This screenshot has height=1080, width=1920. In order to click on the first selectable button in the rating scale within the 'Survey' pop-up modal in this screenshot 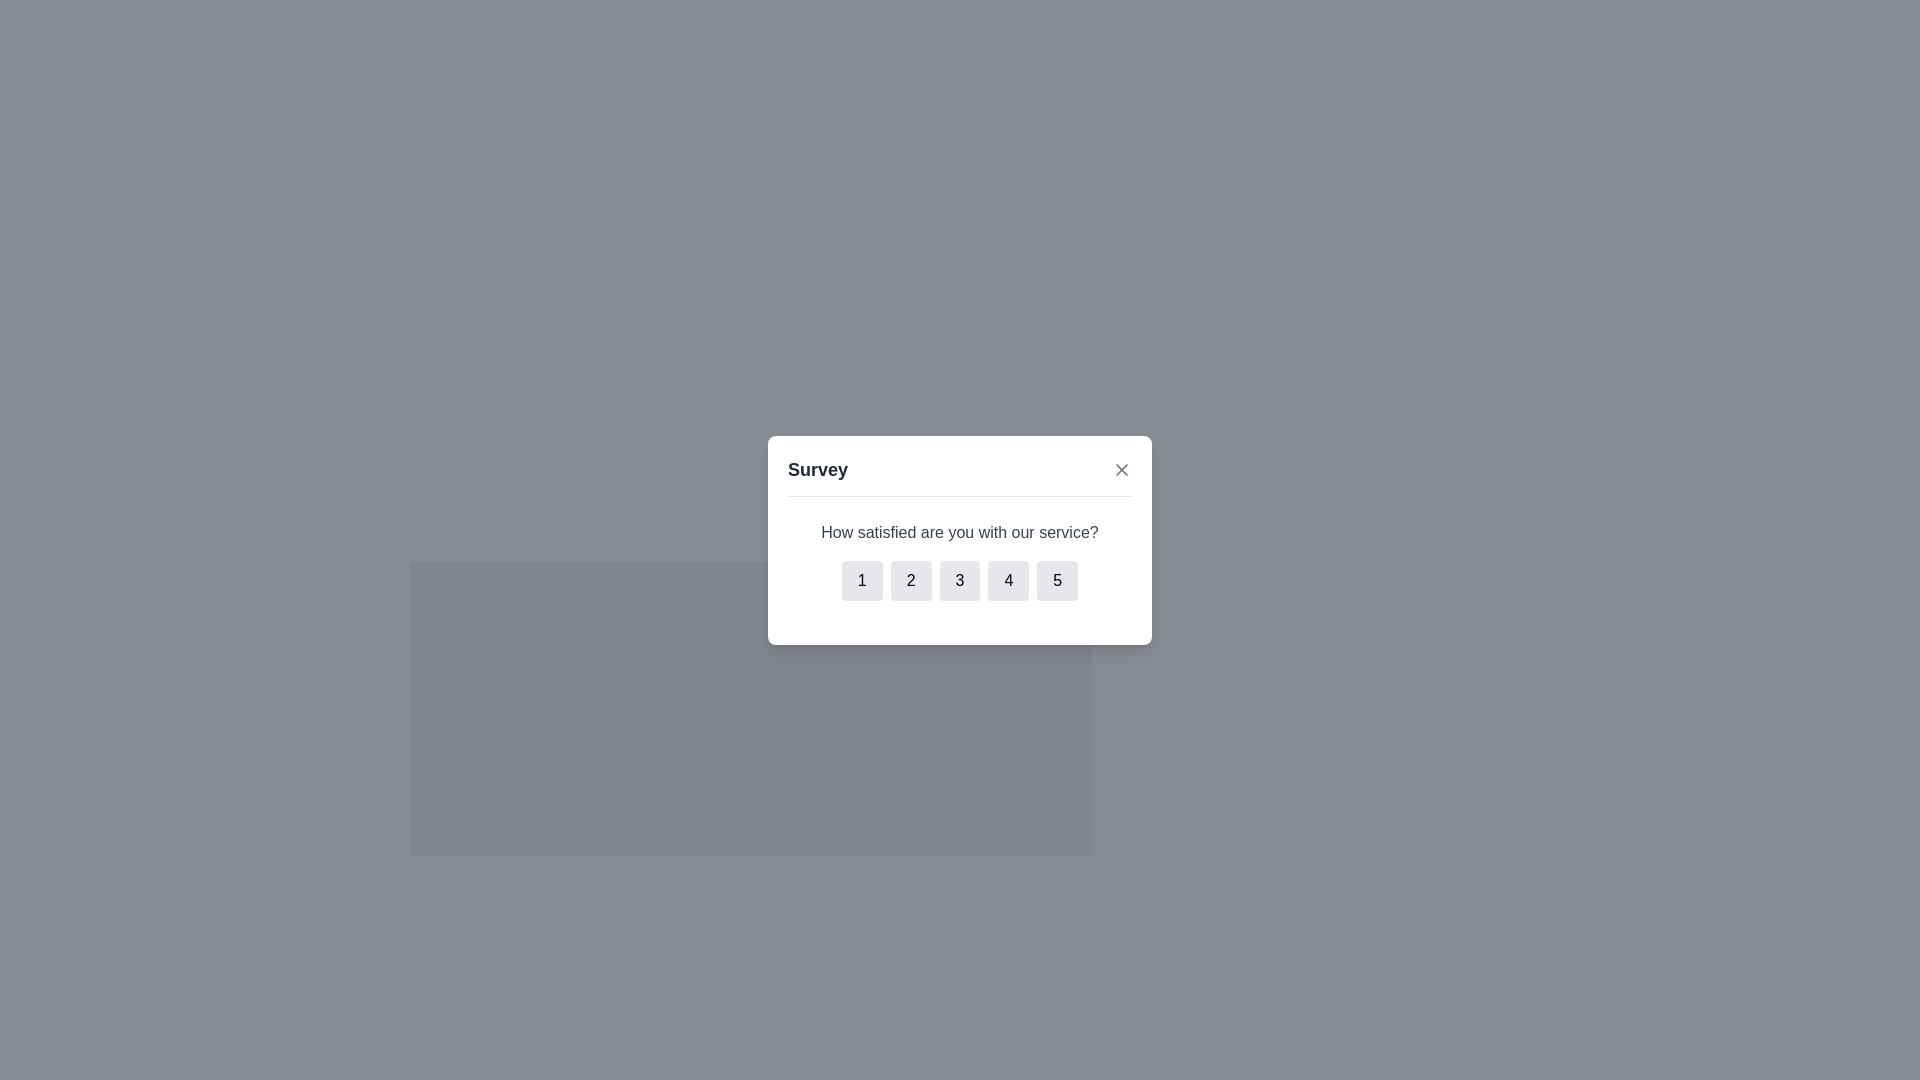, I will do `click(862, 580)`.